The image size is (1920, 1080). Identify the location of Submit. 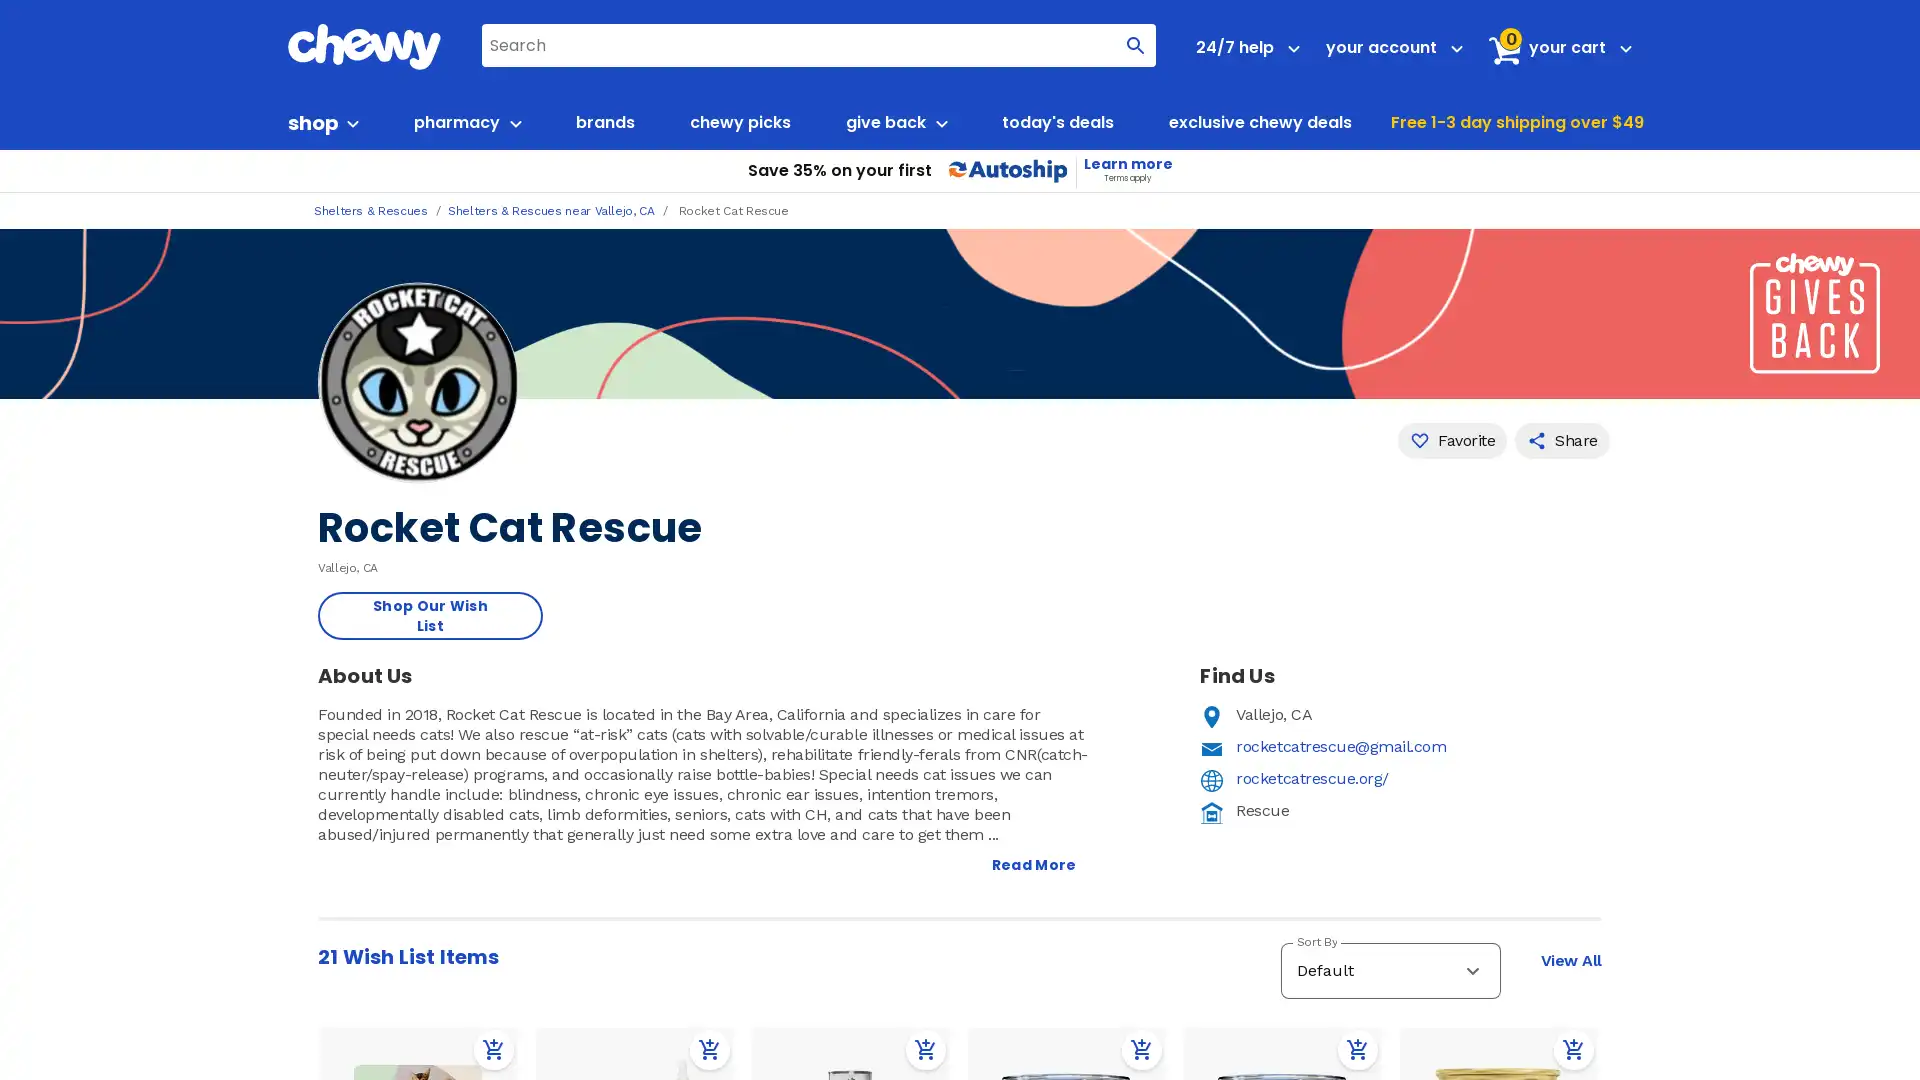
(1136, 45).